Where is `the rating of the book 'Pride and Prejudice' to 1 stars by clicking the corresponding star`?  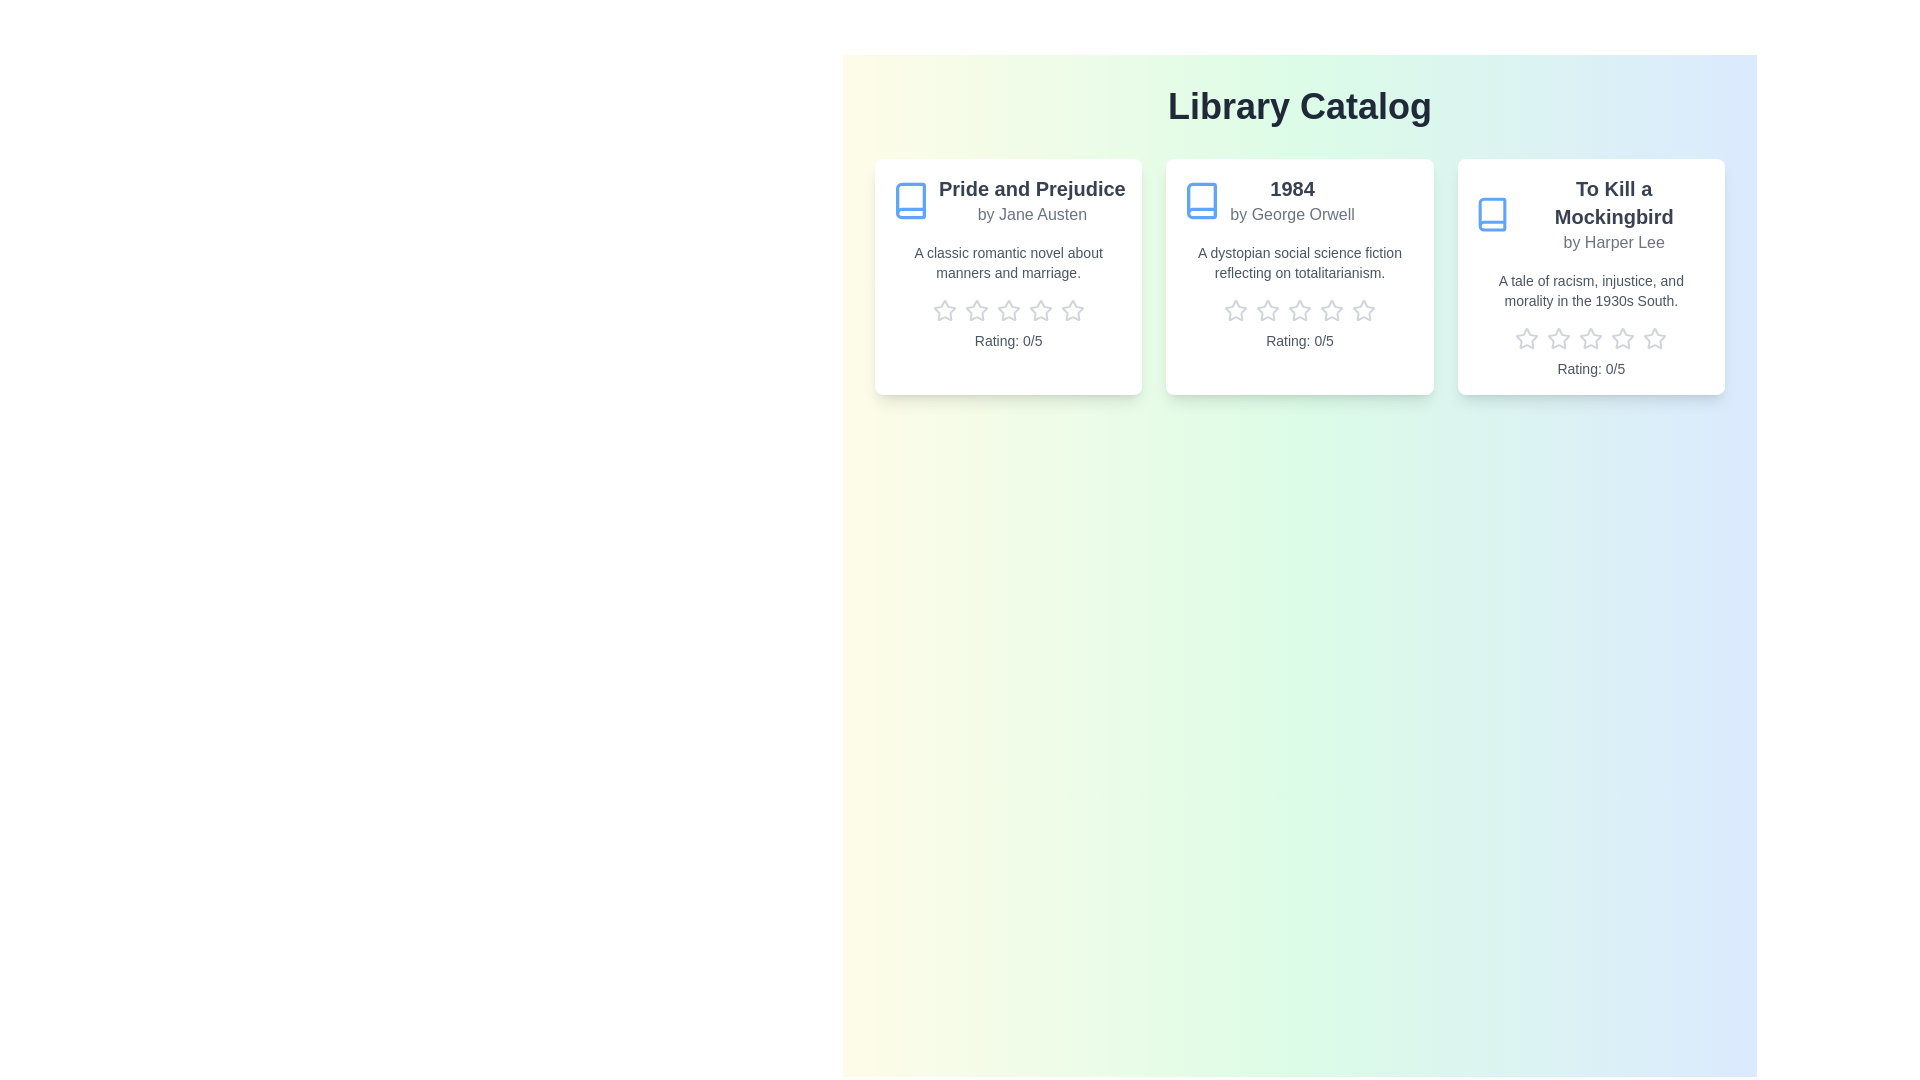 the rating of the book 'Pride and Prejudice' to 1 stars by clicking the corresponding star is located at coordinates (943, 311).